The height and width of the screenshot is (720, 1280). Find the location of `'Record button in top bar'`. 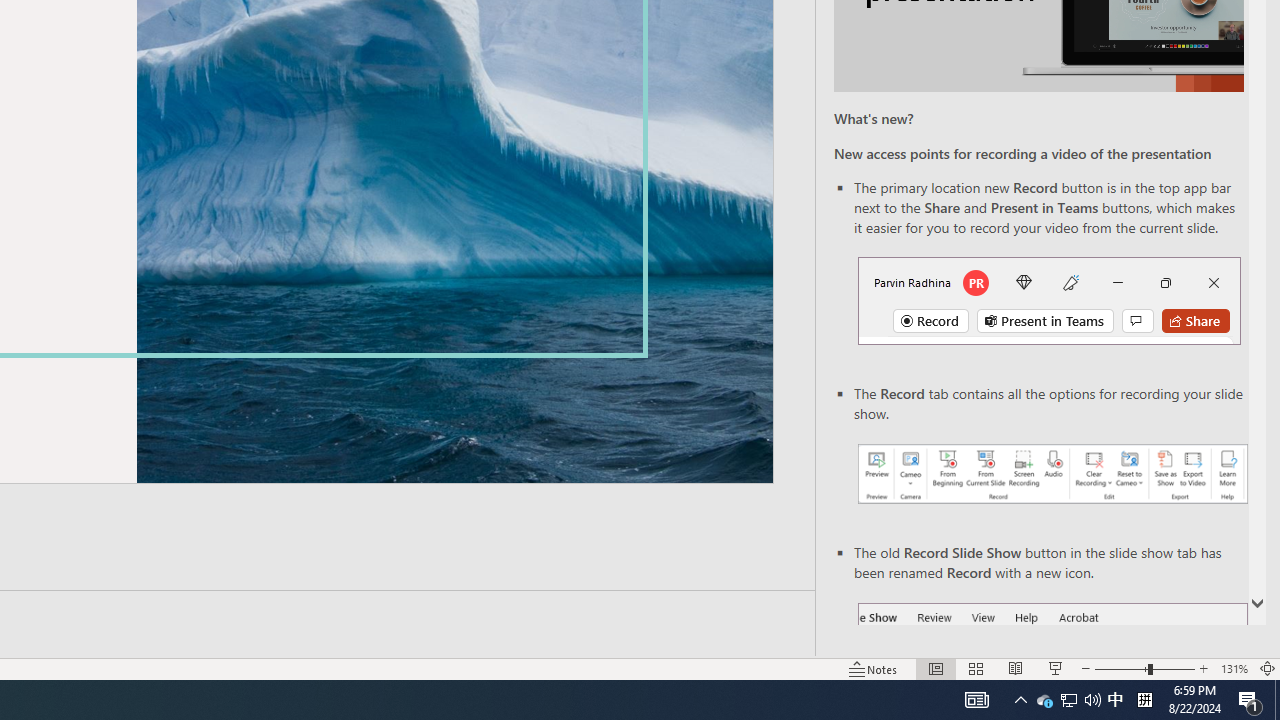

'Record button in top bar' is located at coordinates (1048, 300).